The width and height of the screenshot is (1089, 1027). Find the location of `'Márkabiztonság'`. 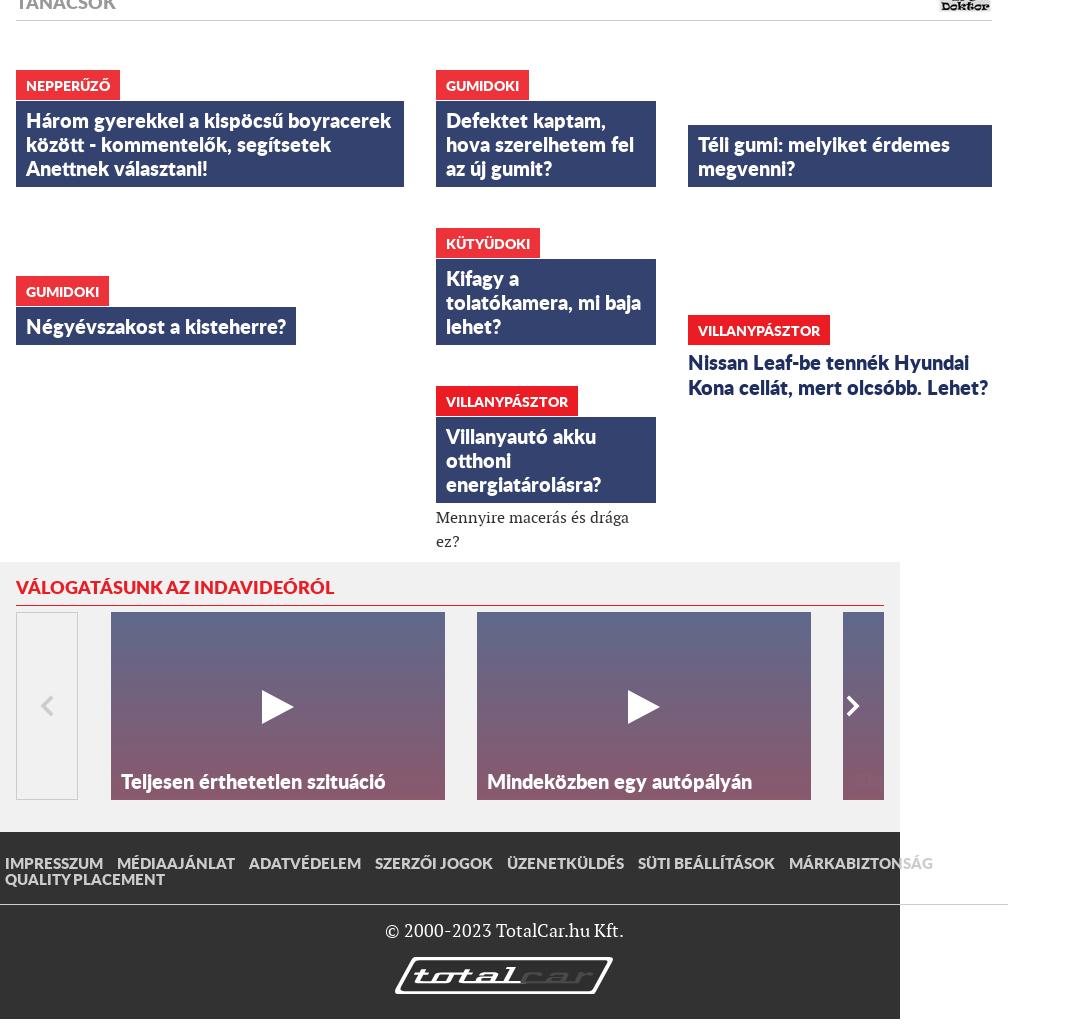

'Márkabiztonság' is located at coordinates (860, 860).